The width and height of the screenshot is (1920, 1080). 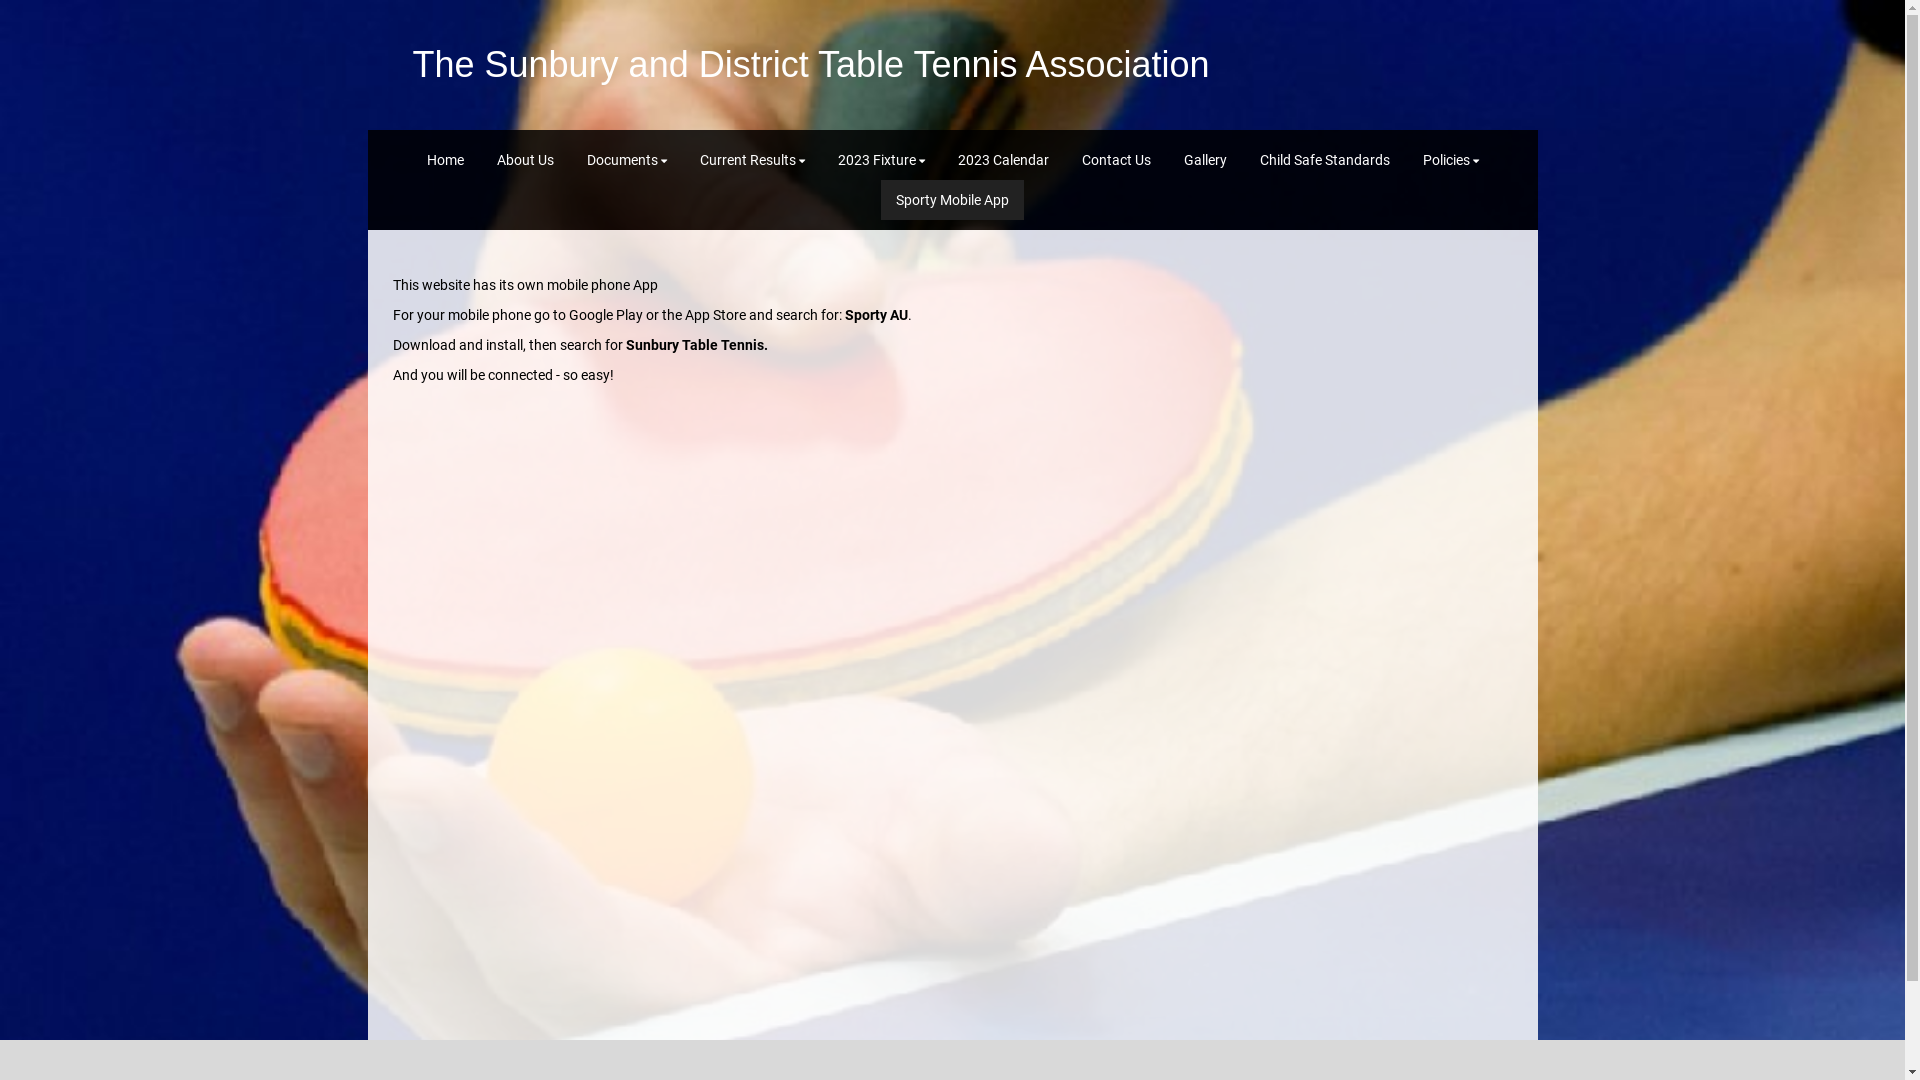 What do you see at coordinates (750, 158) in the screenshot?
I see `'Current Results'` at bounding box center [750, 158].